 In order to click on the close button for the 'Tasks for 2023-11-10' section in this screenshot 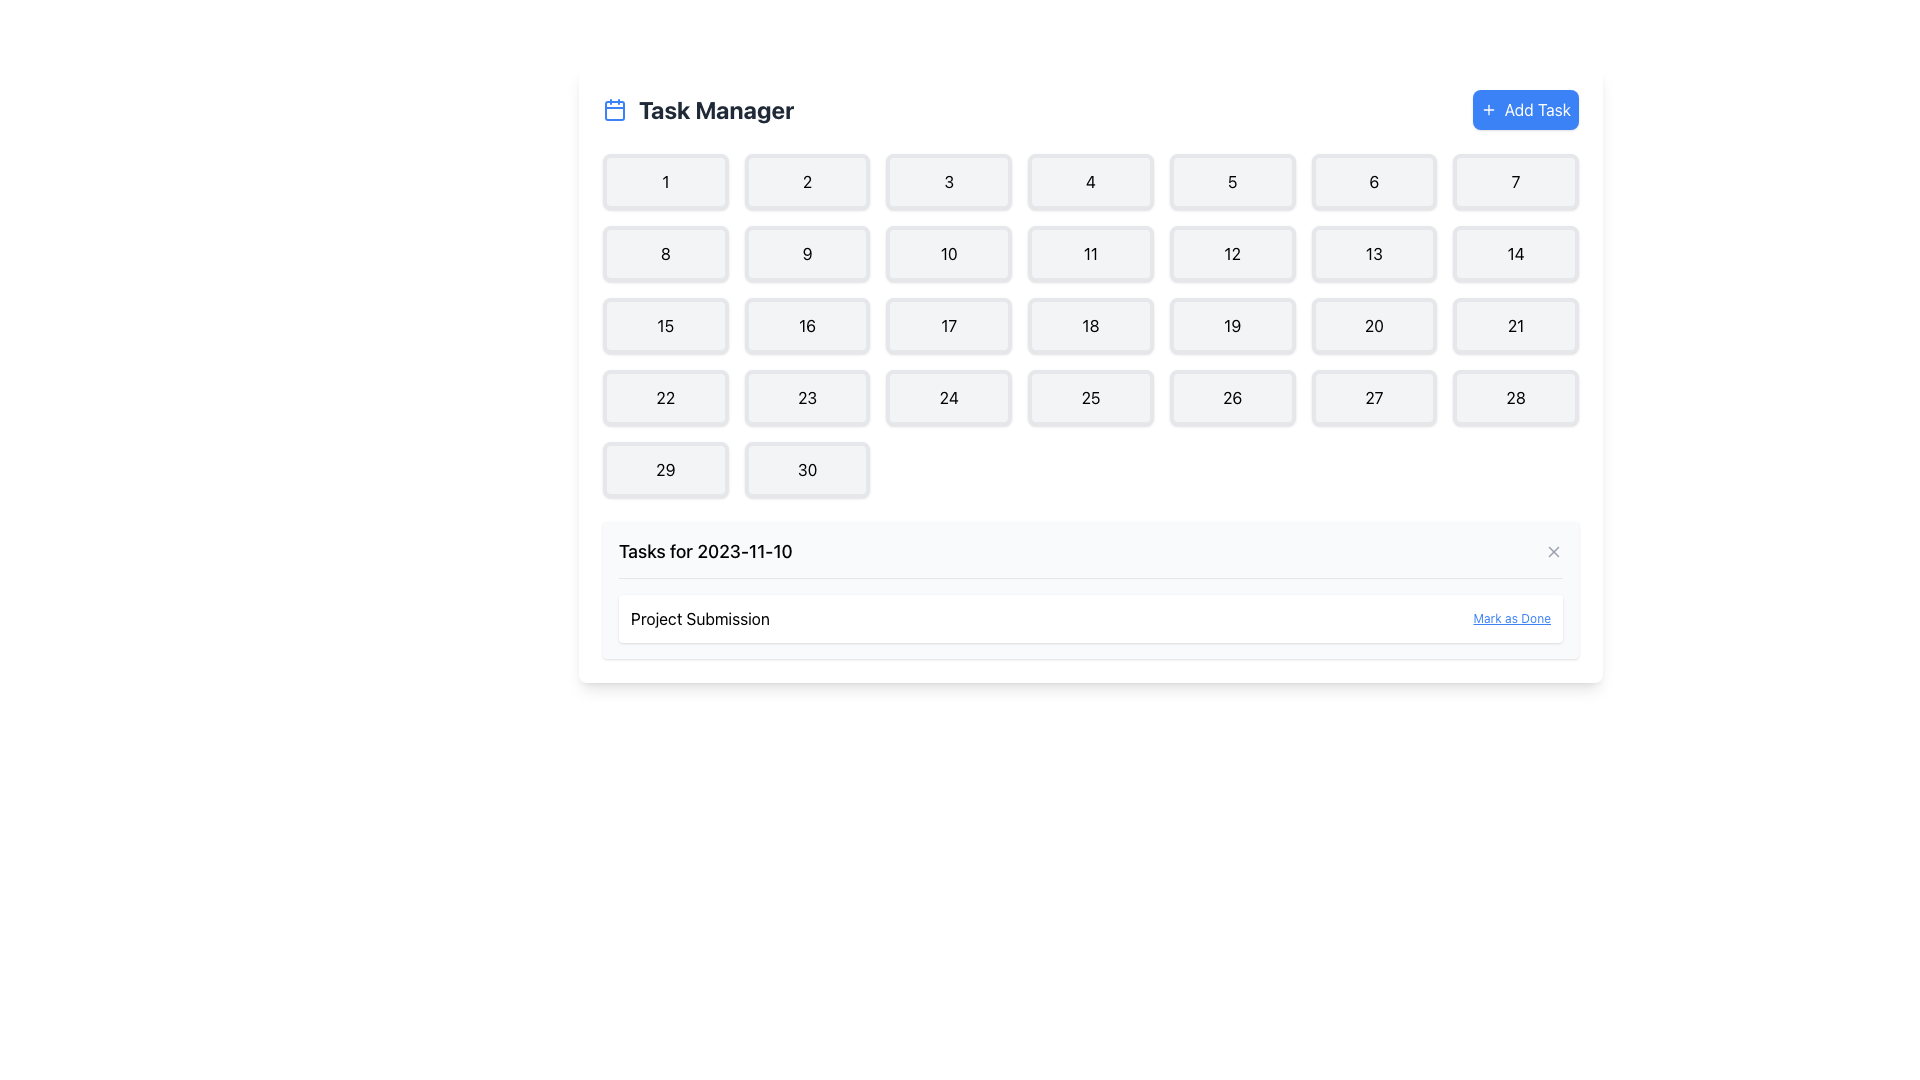, I will do `click(1553, 551)`.